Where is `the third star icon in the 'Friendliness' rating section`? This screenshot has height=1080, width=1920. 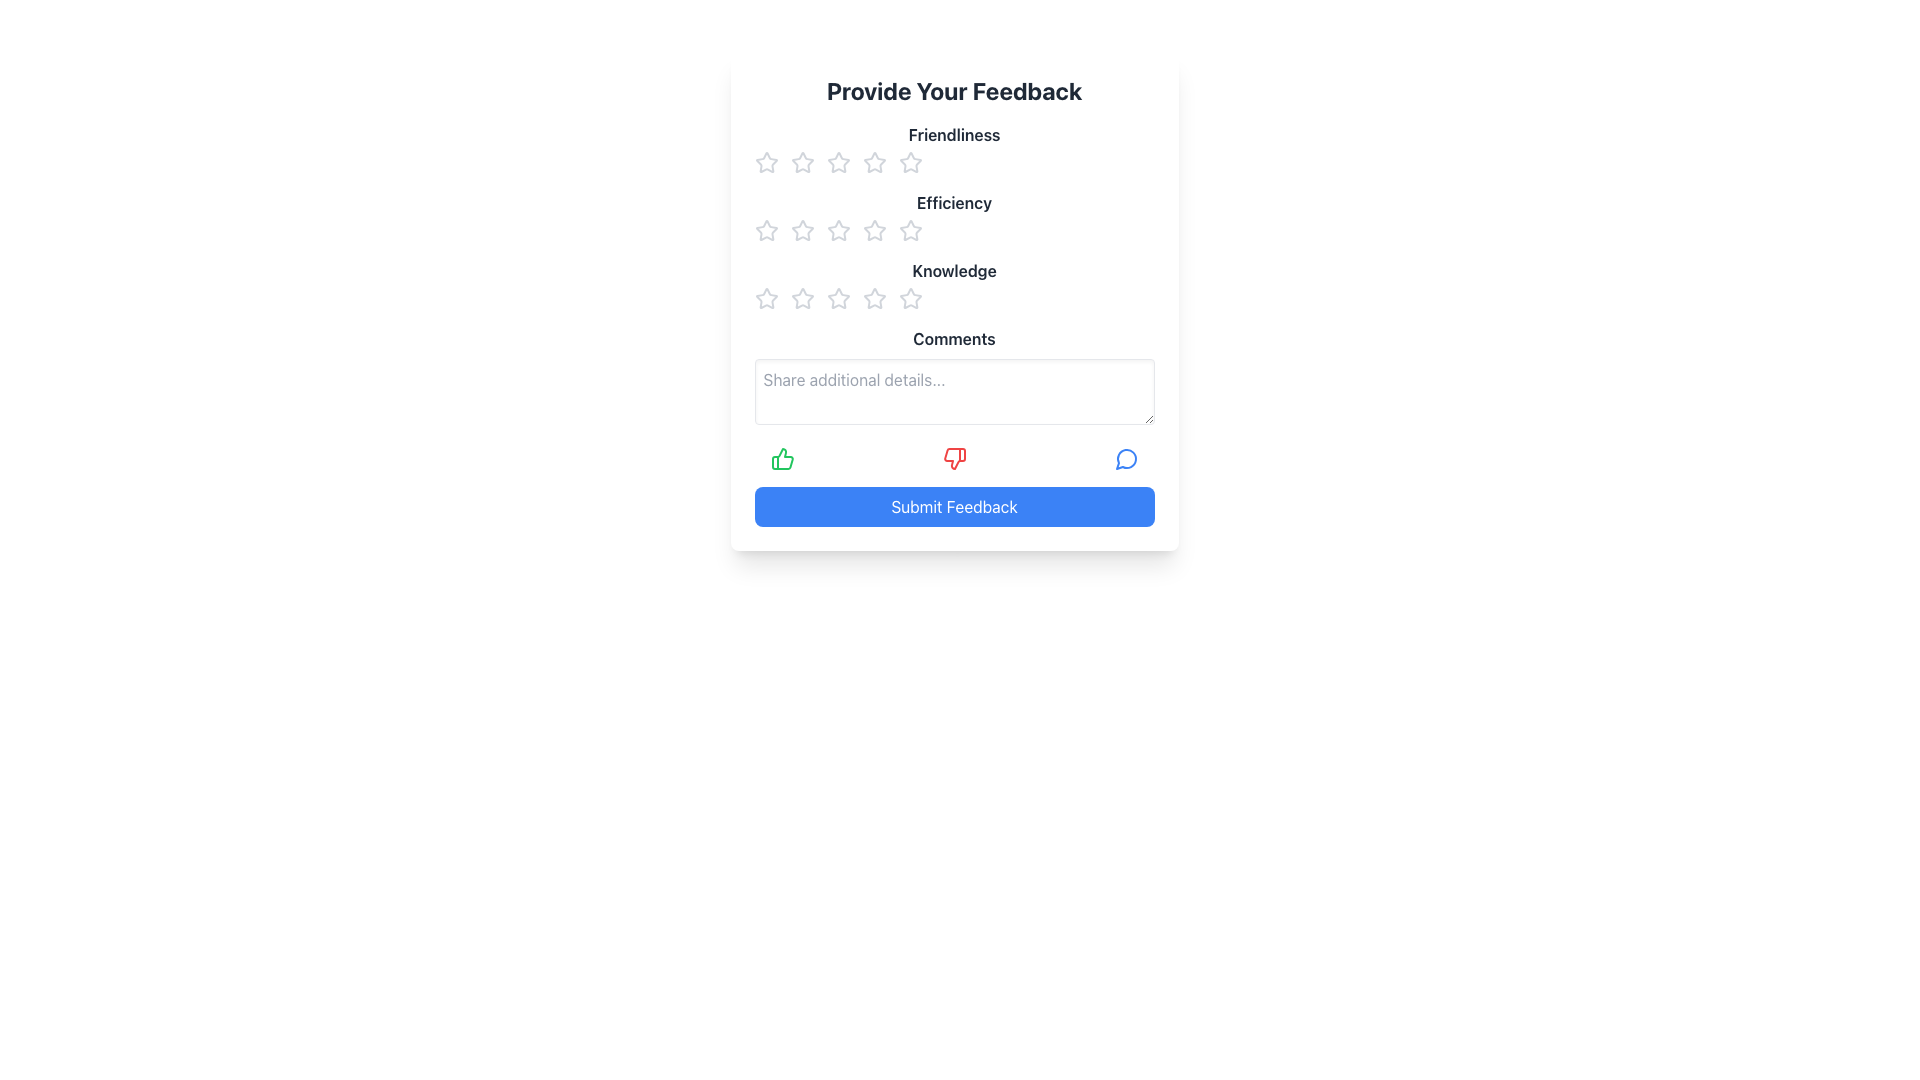 the third star icon in the 'Friendliness' rating section is located at coordinates (838, 161).